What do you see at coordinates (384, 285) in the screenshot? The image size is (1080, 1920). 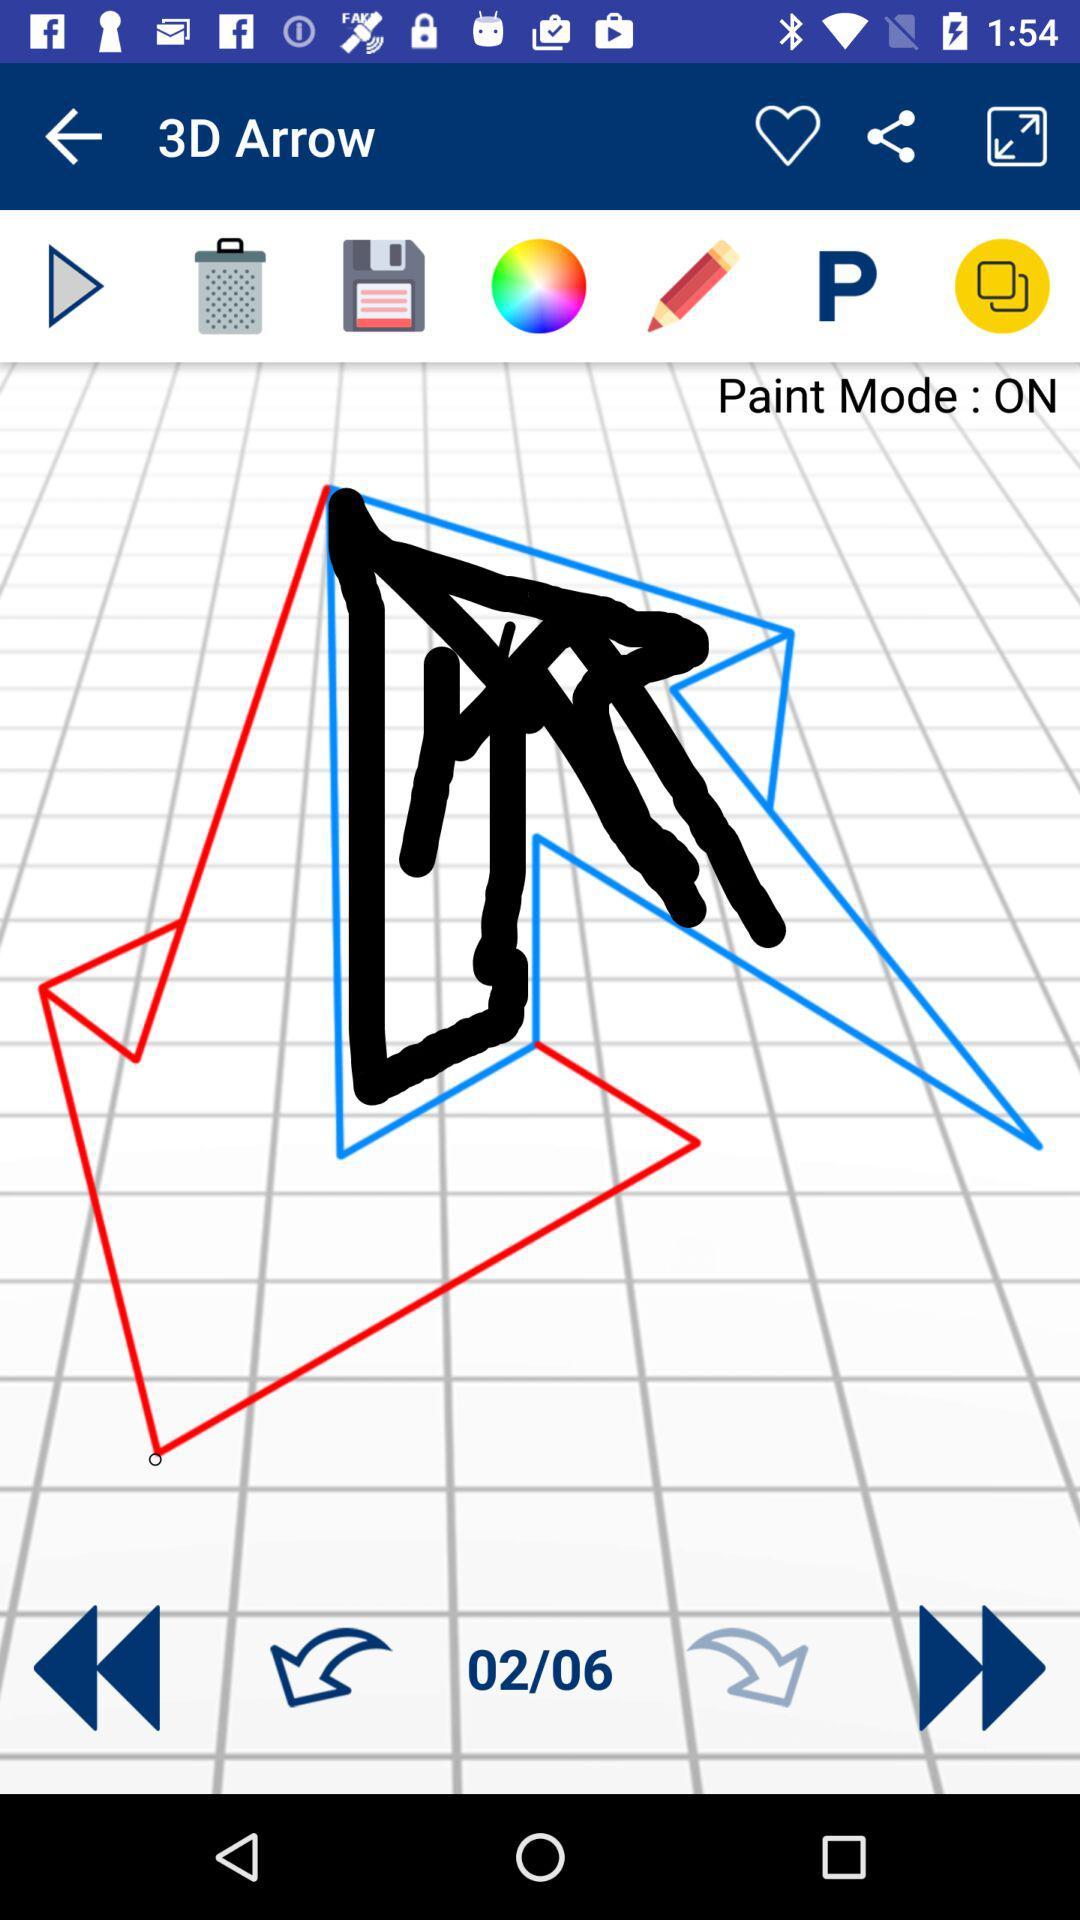 I see `save` at bounding box center [384, 285].